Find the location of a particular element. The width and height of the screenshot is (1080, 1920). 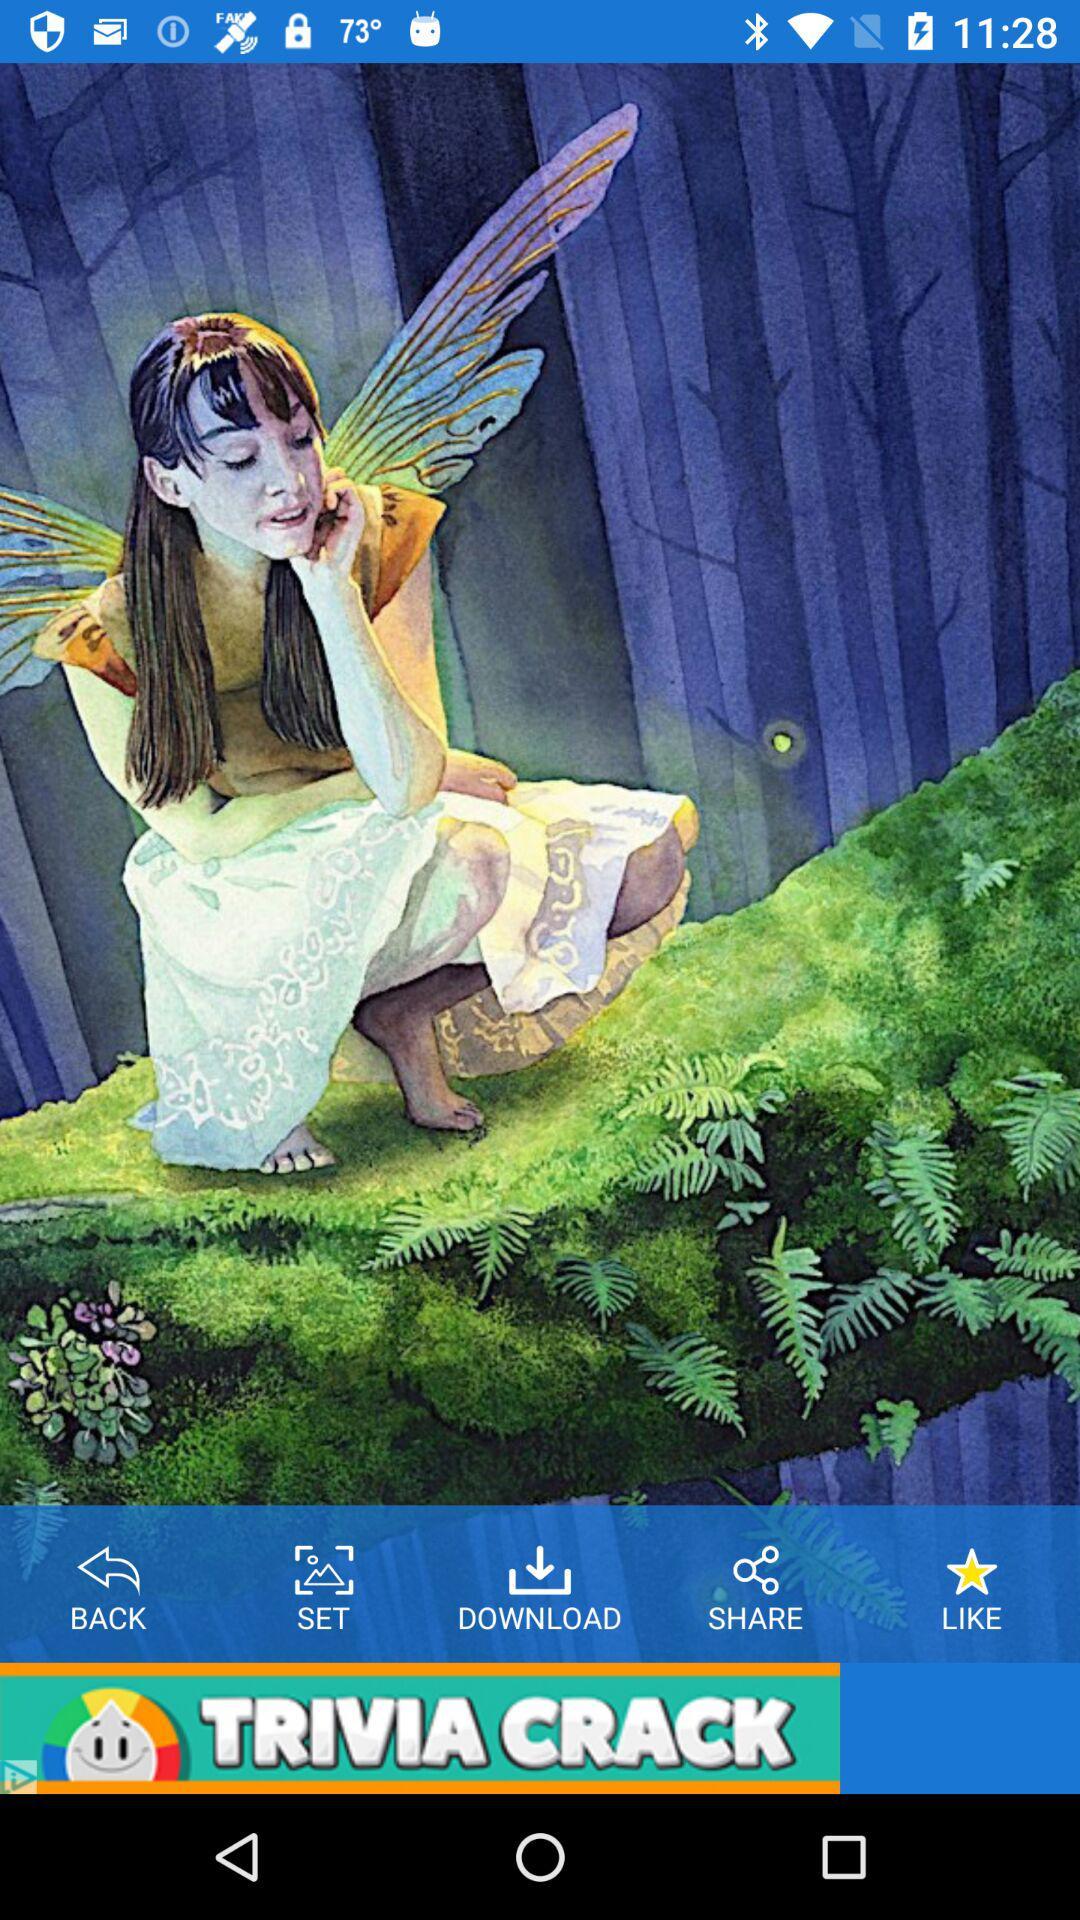

download is located at coordinates (540, 1562).